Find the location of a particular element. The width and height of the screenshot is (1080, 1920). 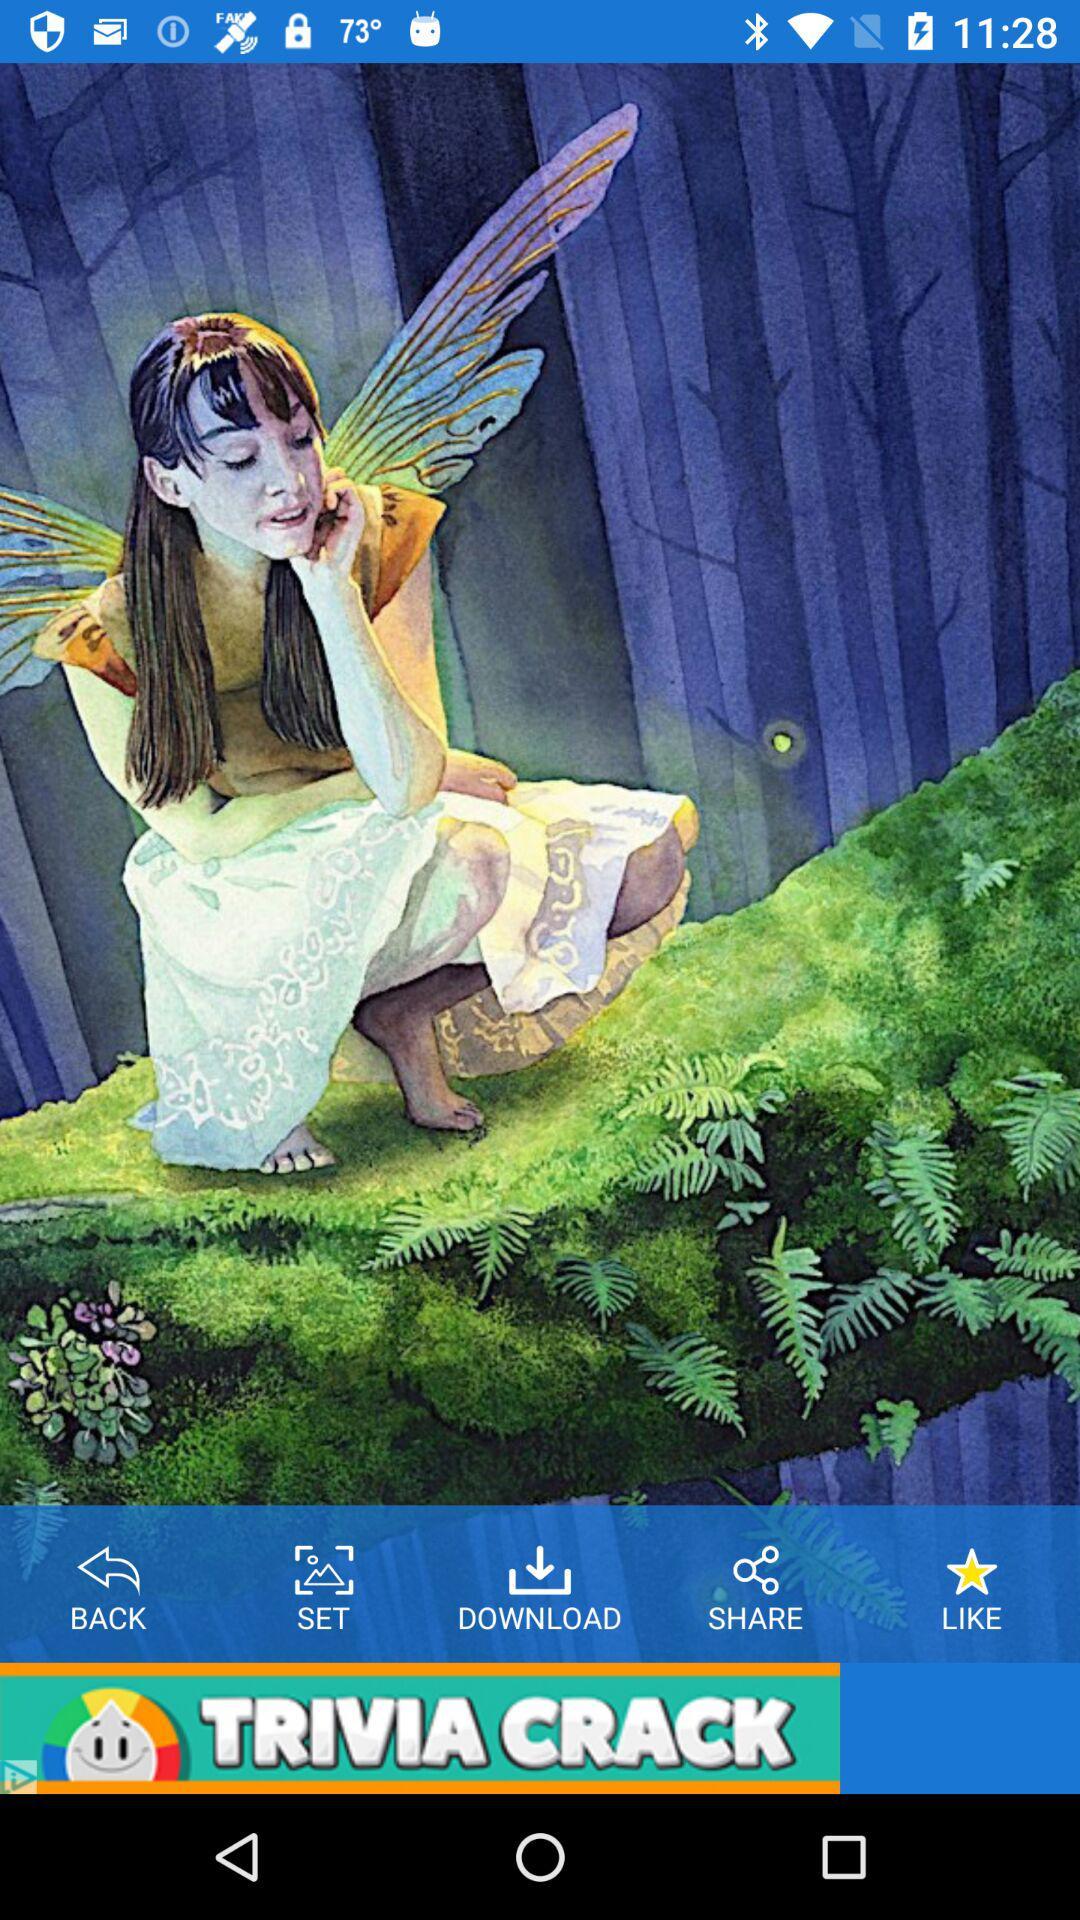

download is located at coordinates (540, 1562).